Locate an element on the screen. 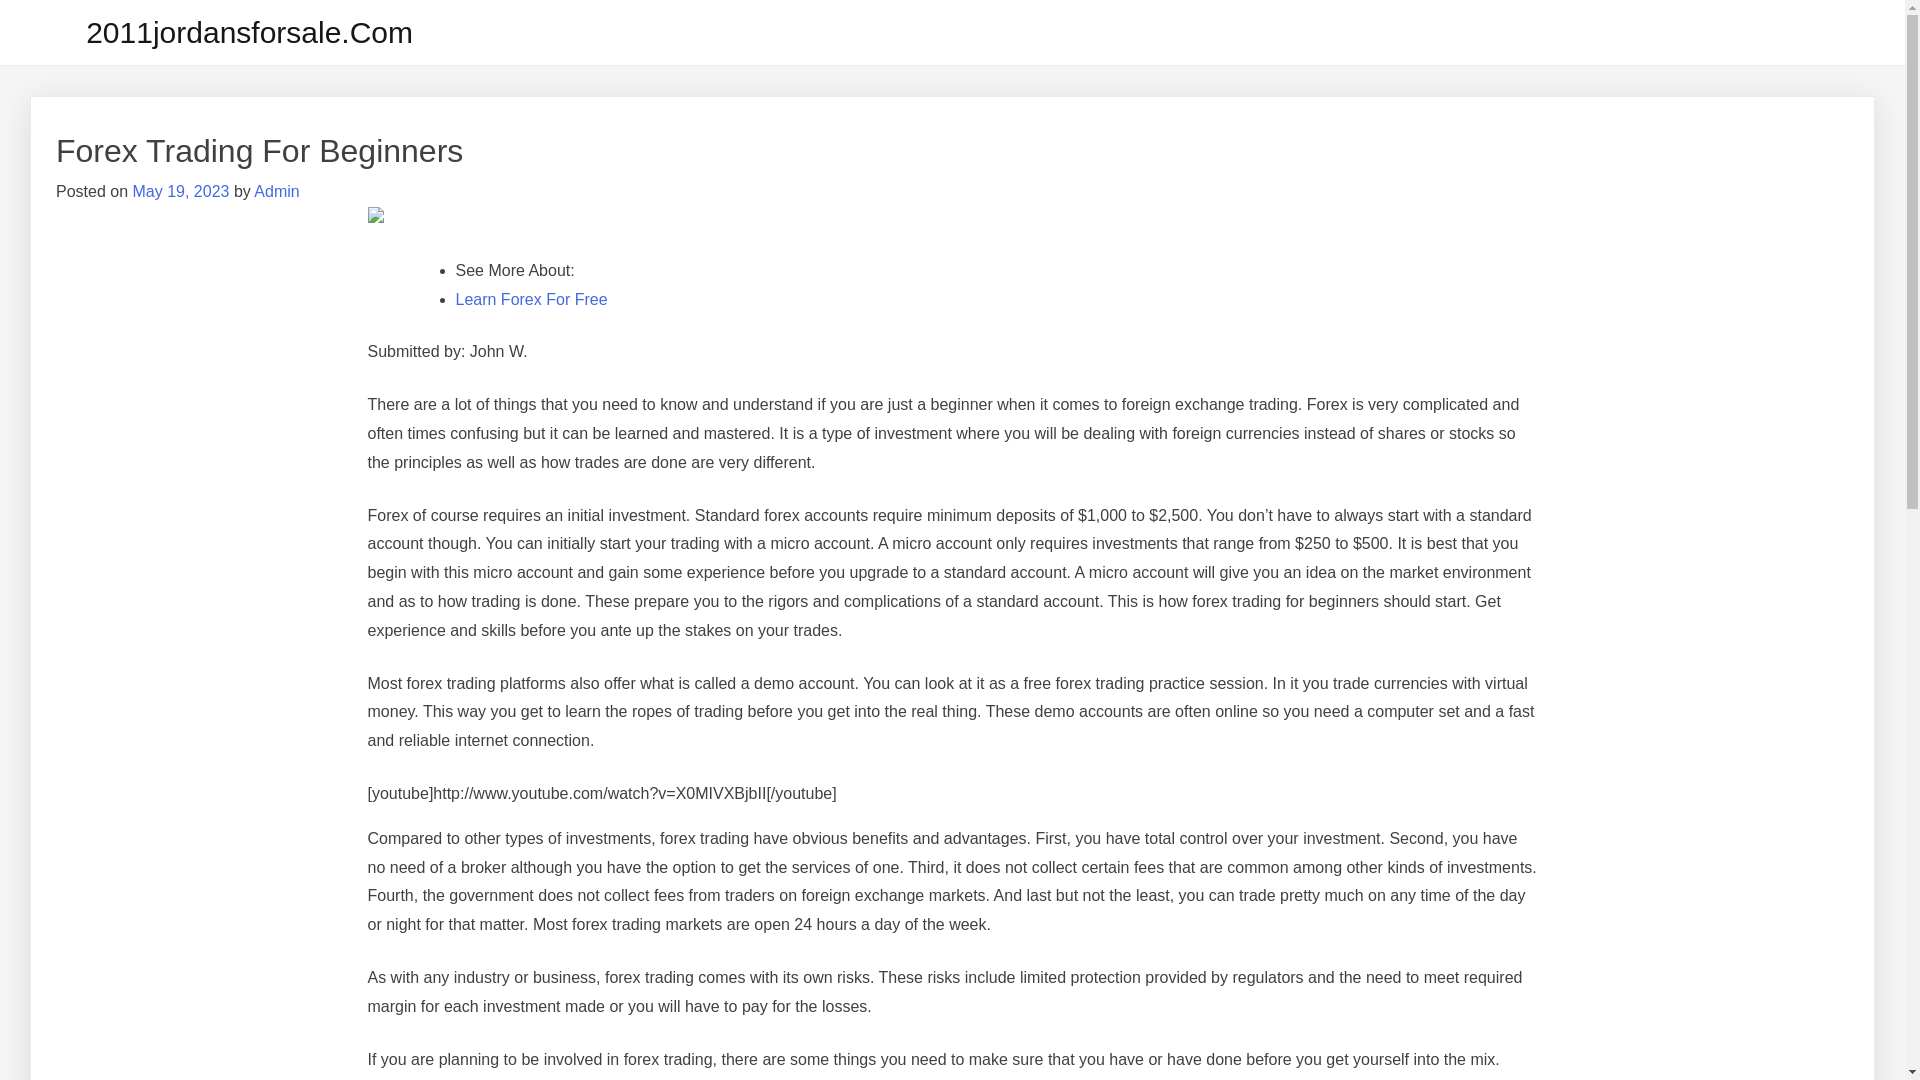 The height and width of the screenshot is (1080, 1920). 'May 19, 2023' is located at coordinates (180, 191).